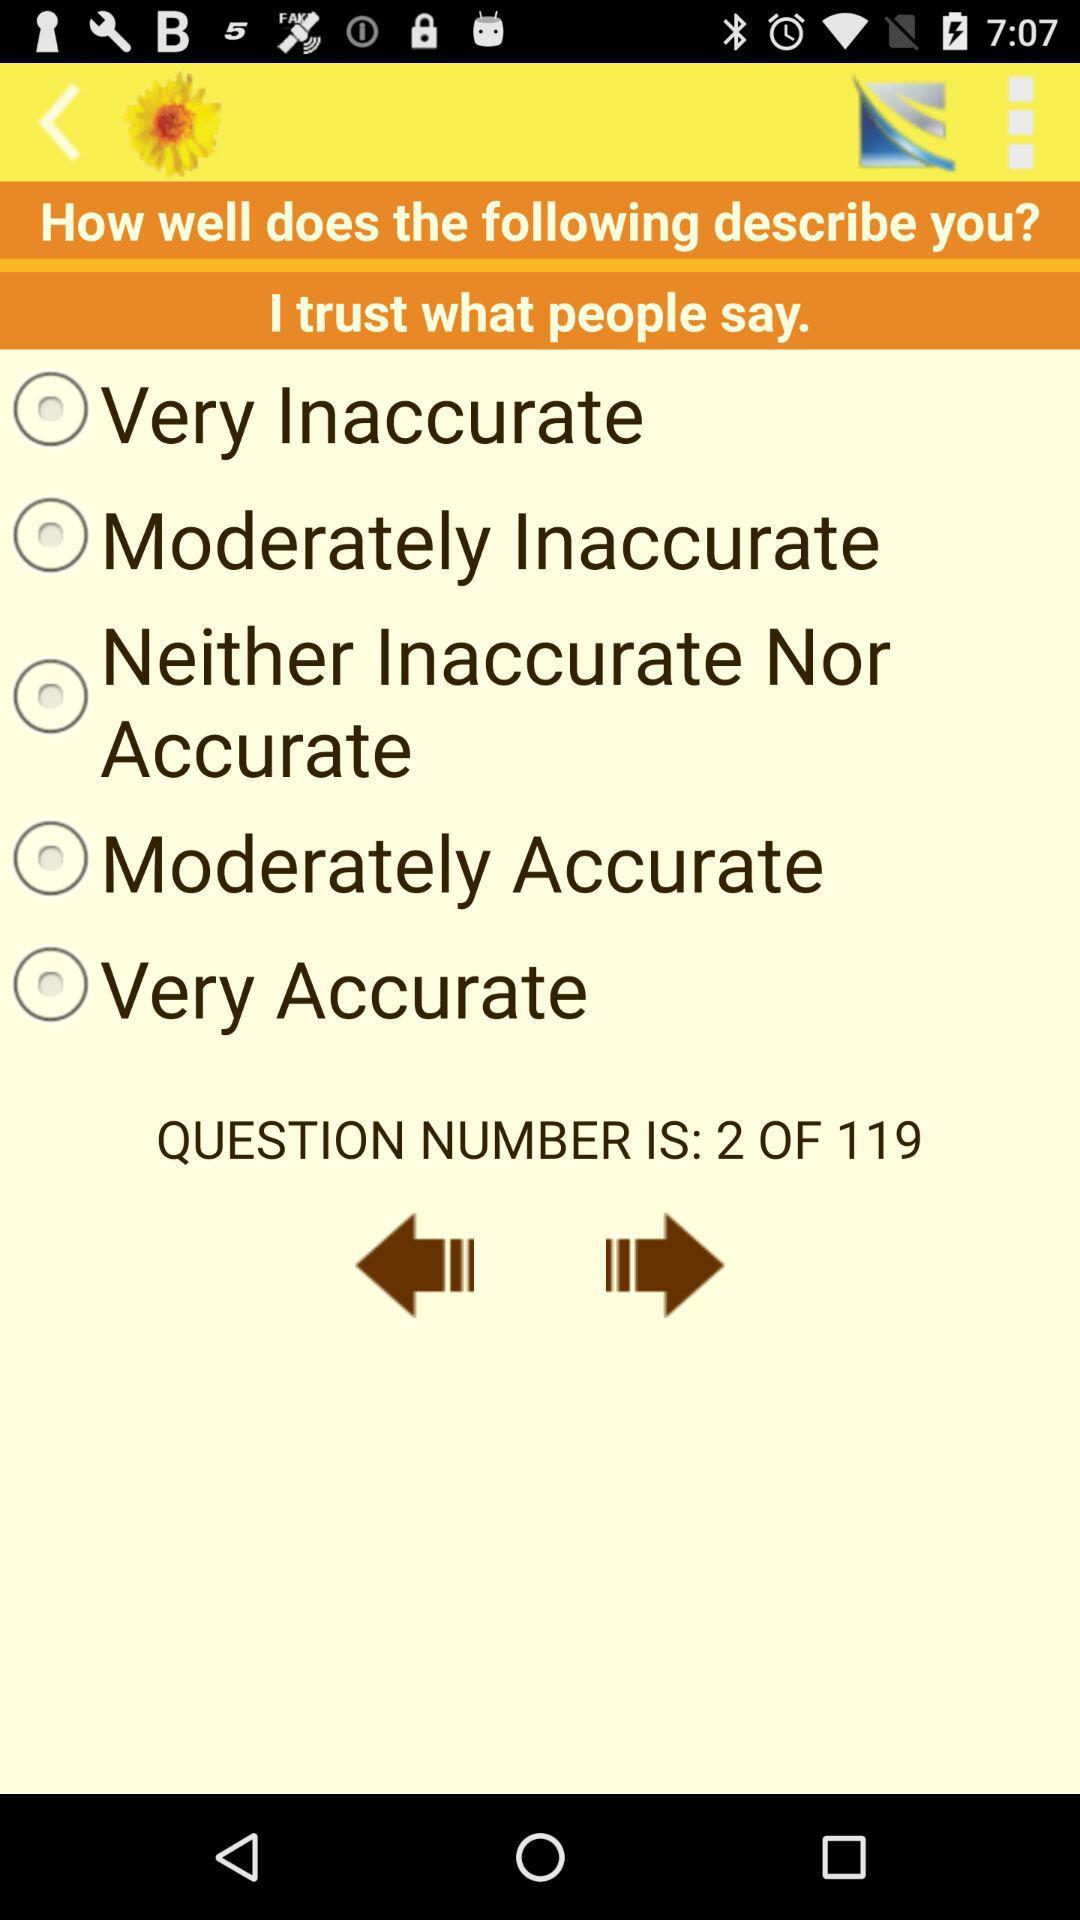 The height and width of the screenshot is (1920, 1080). What do you see at coordinates (321, 411) in the screenshot?
I see `item below the i trust what` at bounding box center [321, 411].